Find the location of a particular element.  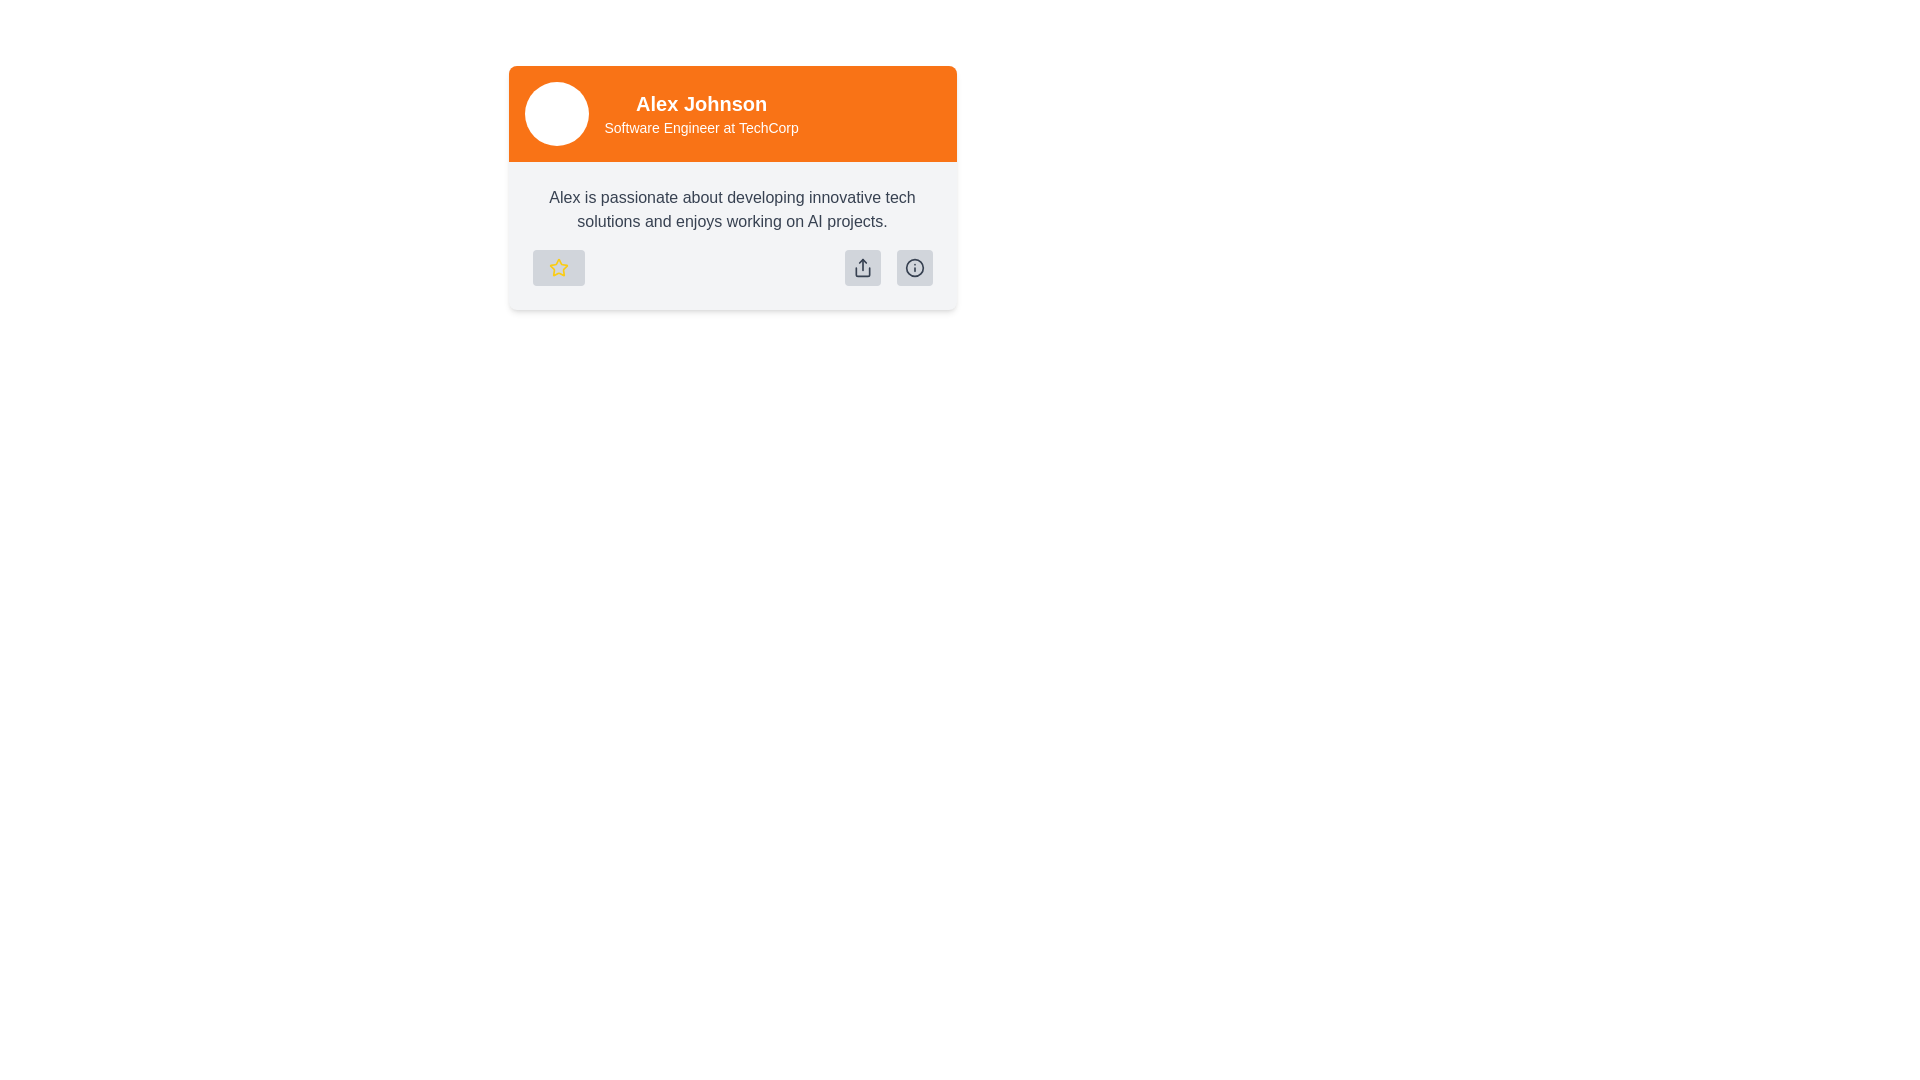

the text element displaying 'Software Engineer' within the orange header box, located directly below 'Alex Johnson' is located at coordinates (701, 127).